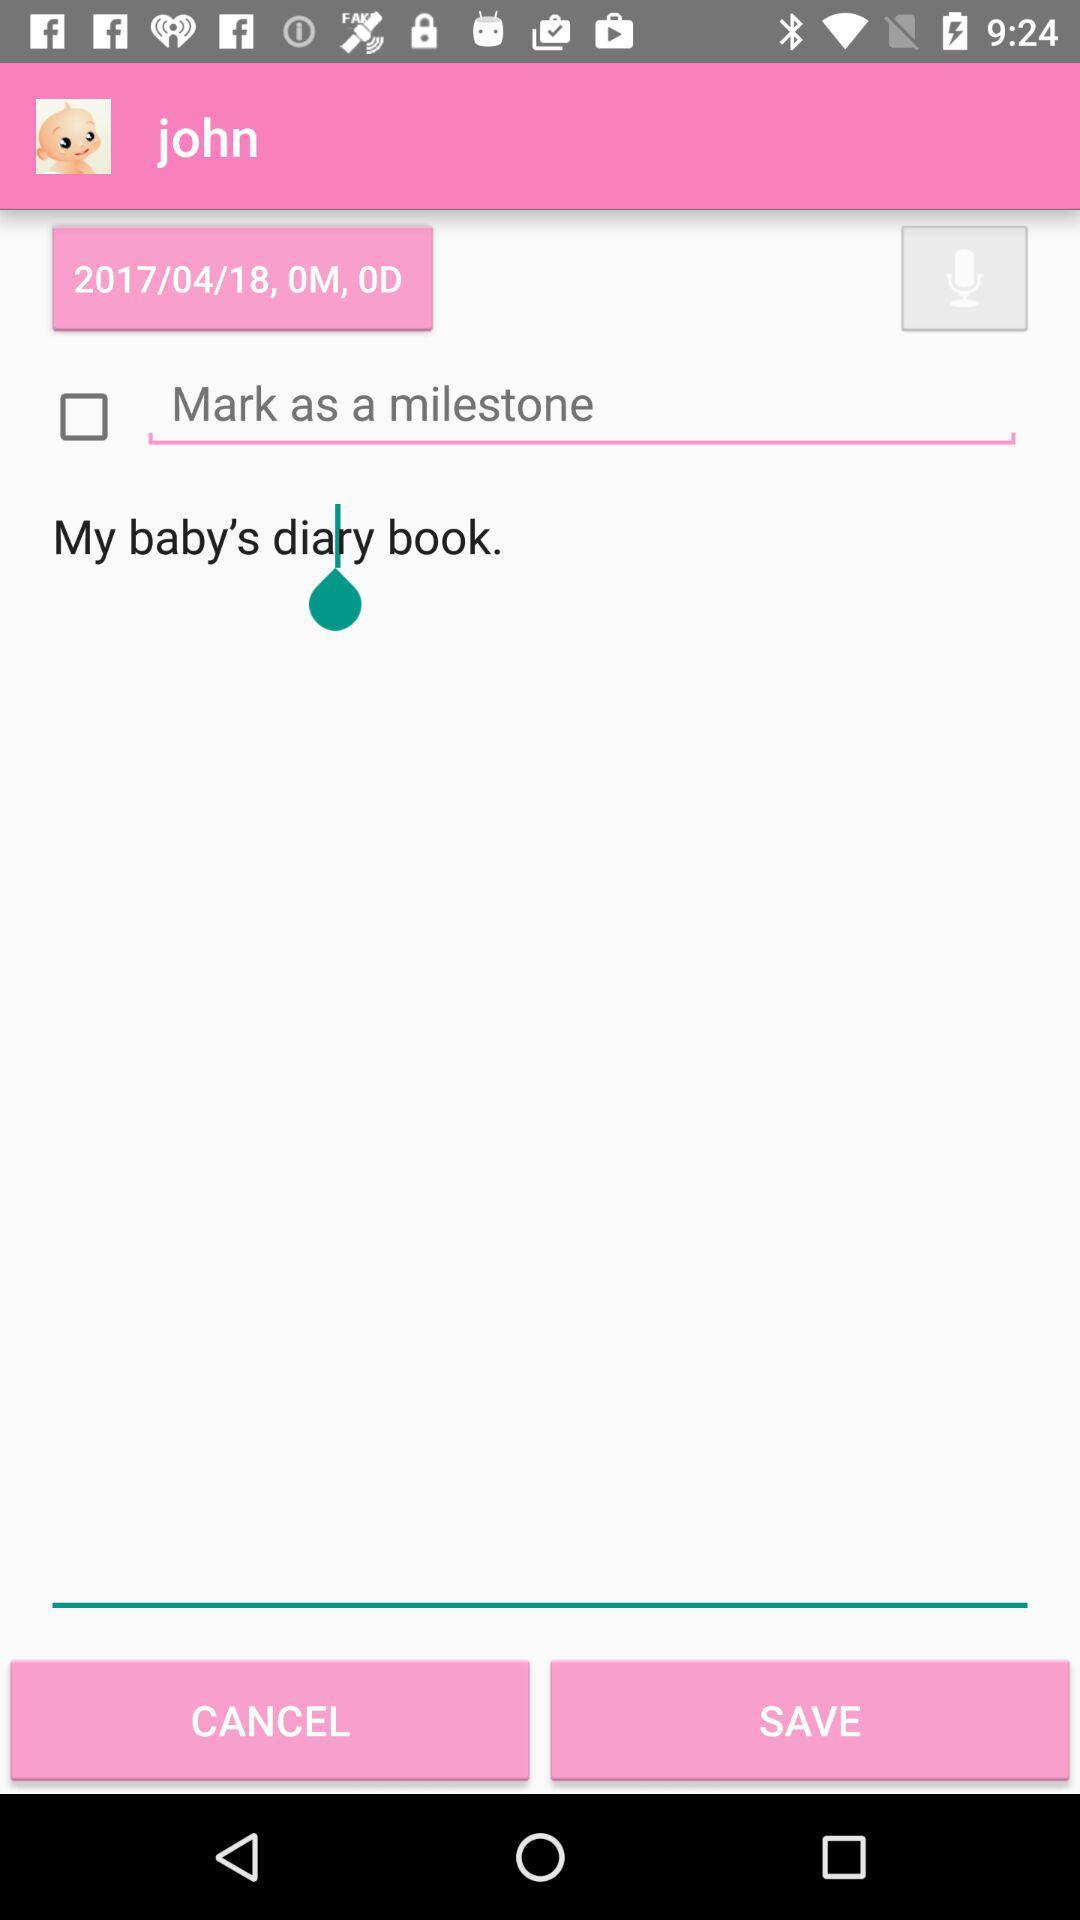 Image resolution: width=1080 pixels, height=1920 pixels. Describe the element at coordinates (582, 401) in the screenshot. I see `mark as a milestone` at that location.